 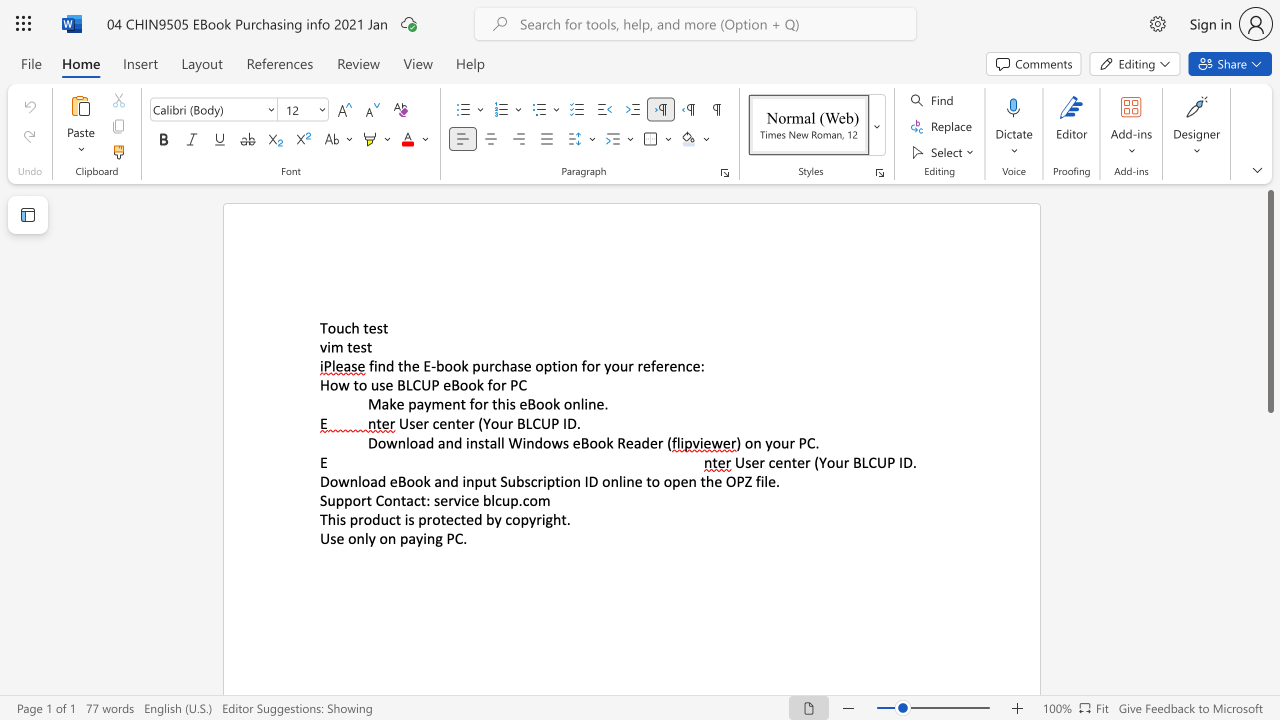 What do you see at coordinates (356, 537) in the screenshot?
I see `the subset text "nly on paying PC" within the text "Use only on paying PC."` at bounding box center [356, 537].